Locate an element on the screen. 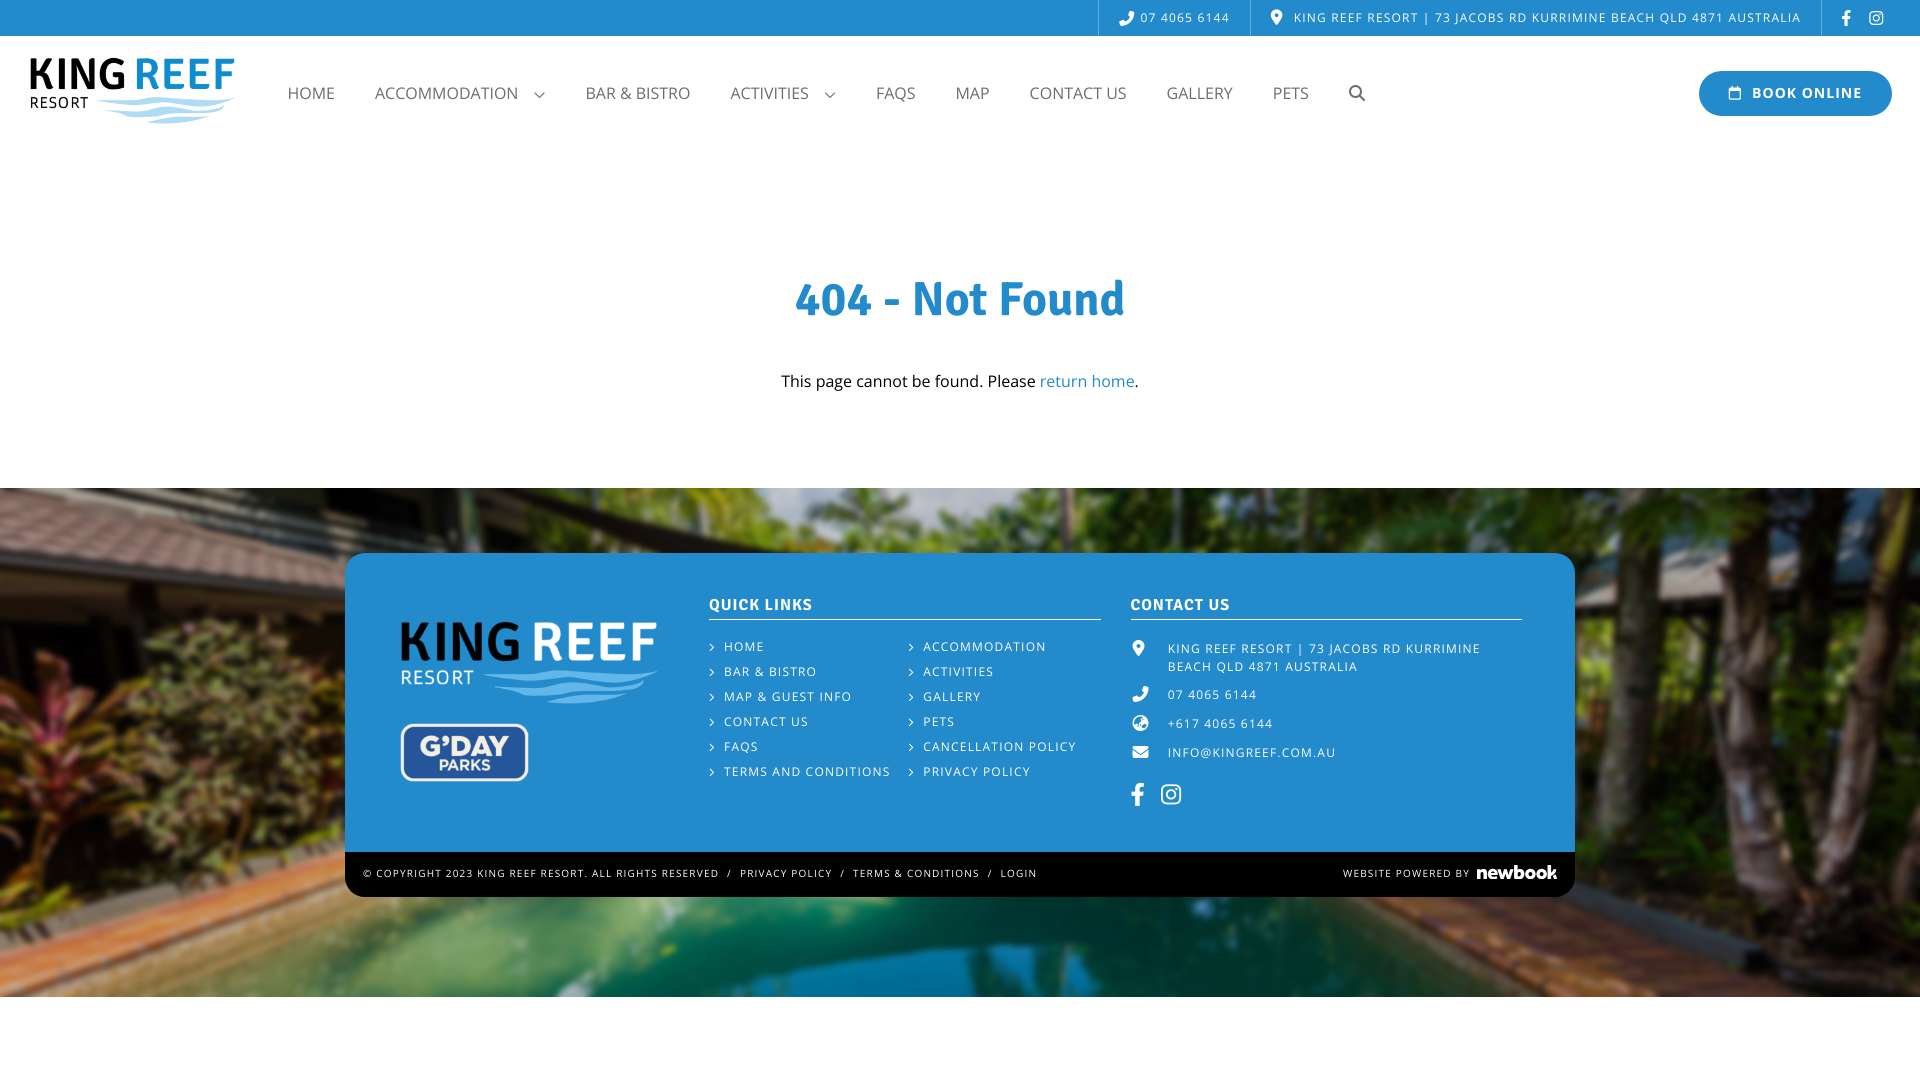 The height and width of the screenshot is (1080, 1920). 'PRIVACY POLICY' is located at coordinates (906, 770).